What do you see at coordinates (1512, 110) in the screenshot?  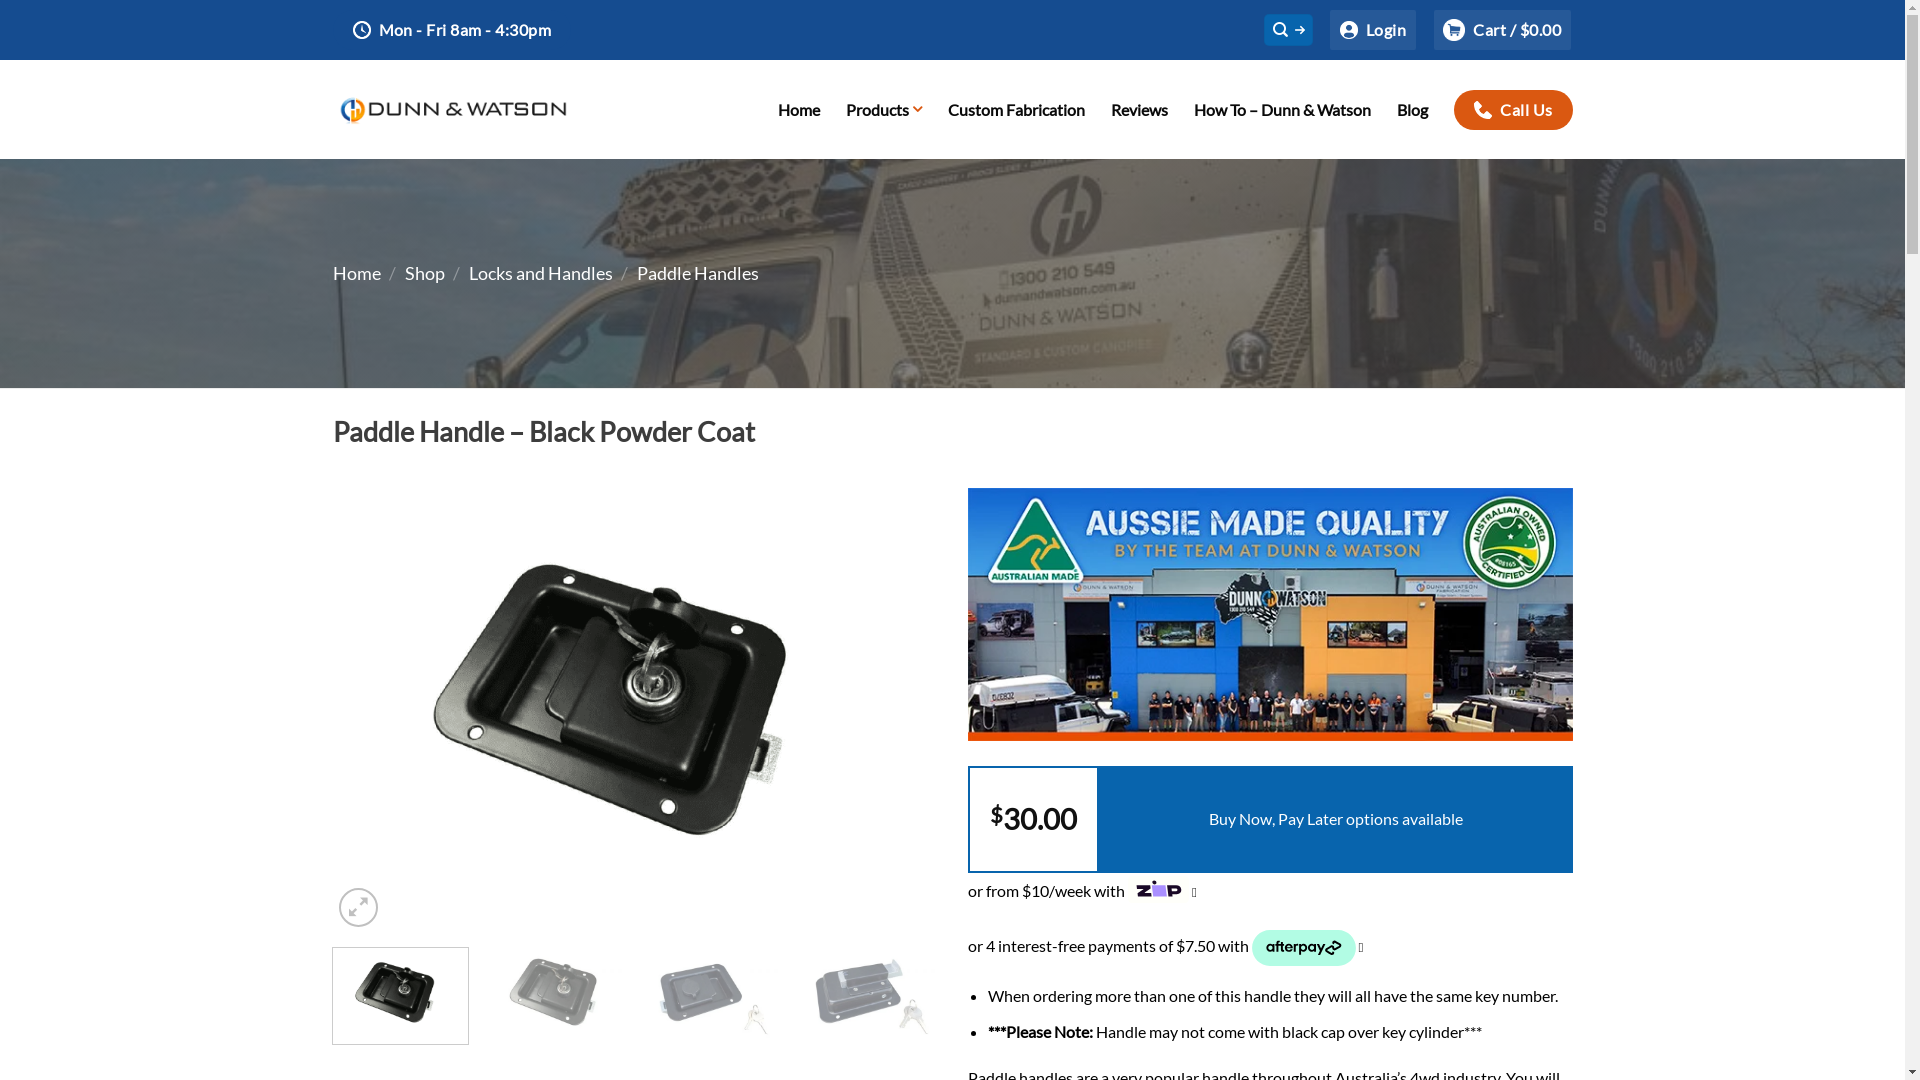 I see `'Call Us'` at bounding box center [1512, 110].